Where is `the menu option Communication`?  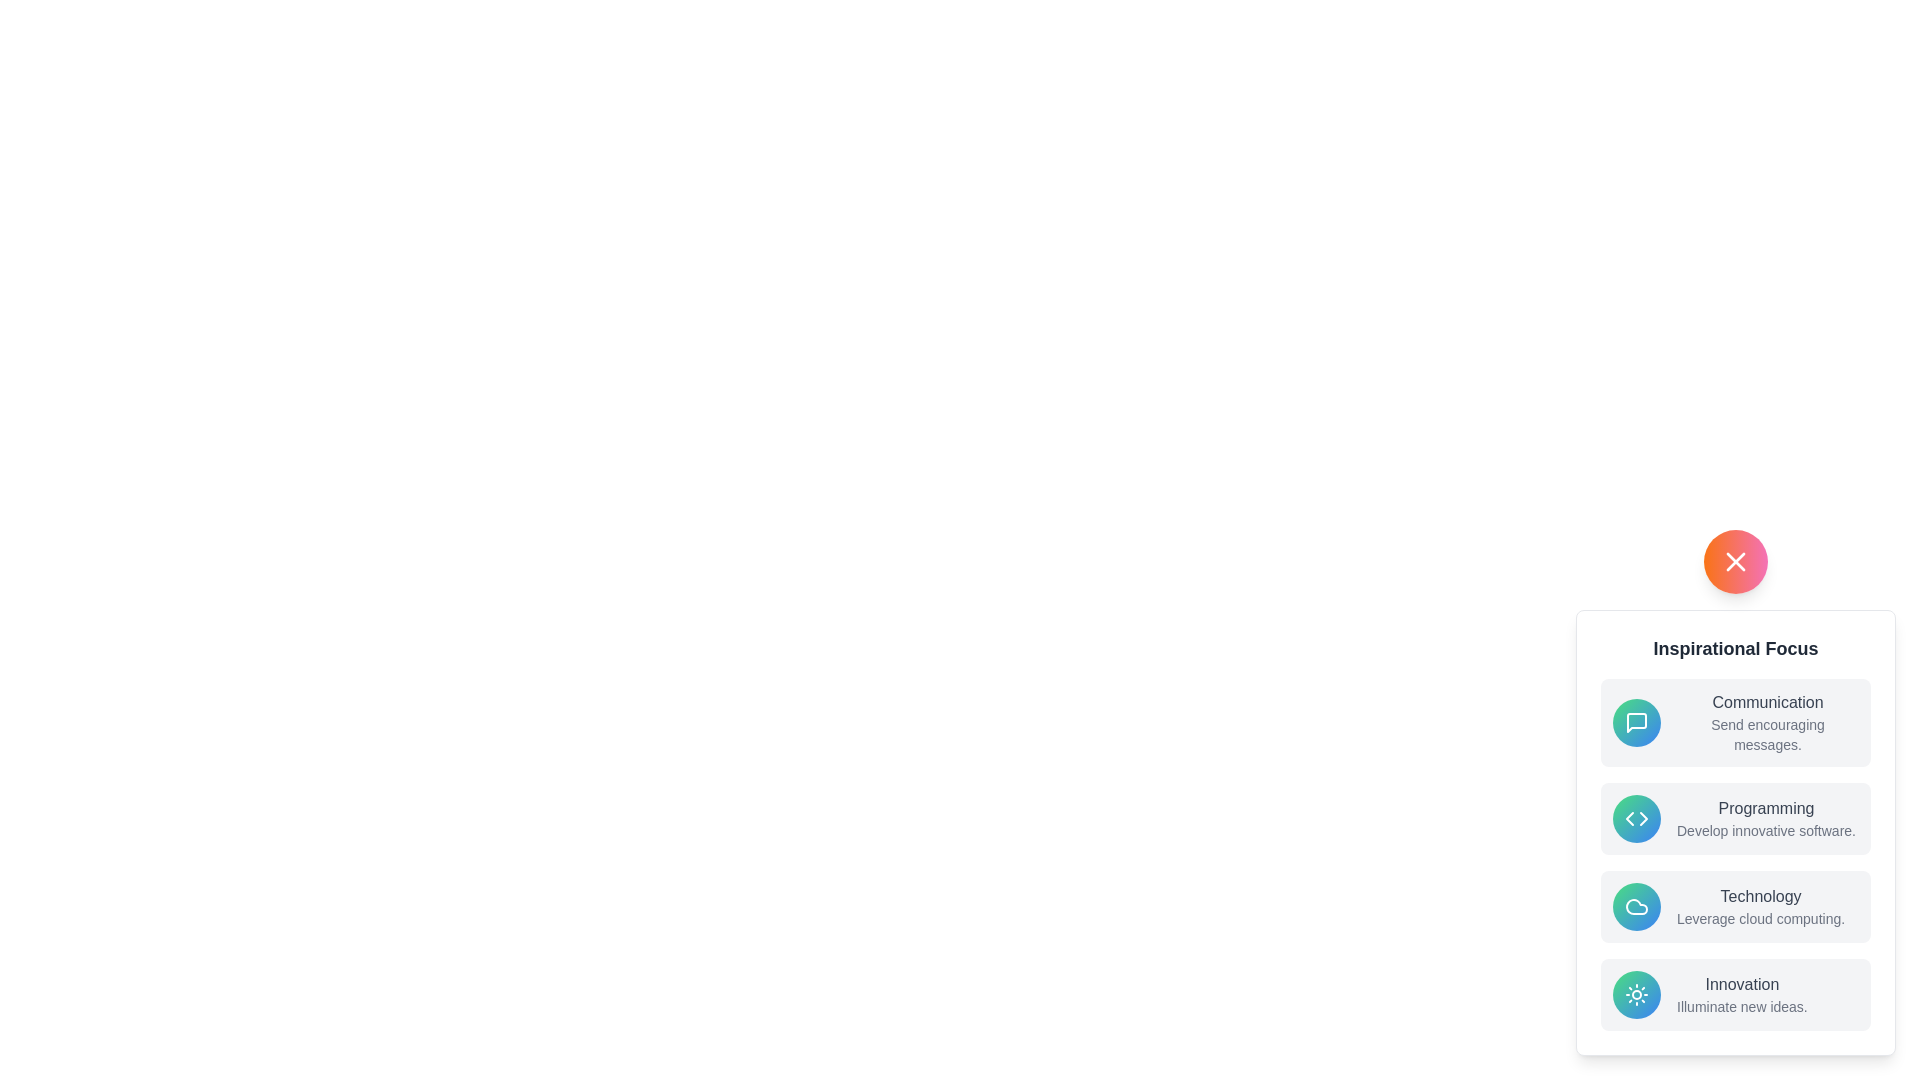 the menu option Communication is located at coordinates (1735, 722).